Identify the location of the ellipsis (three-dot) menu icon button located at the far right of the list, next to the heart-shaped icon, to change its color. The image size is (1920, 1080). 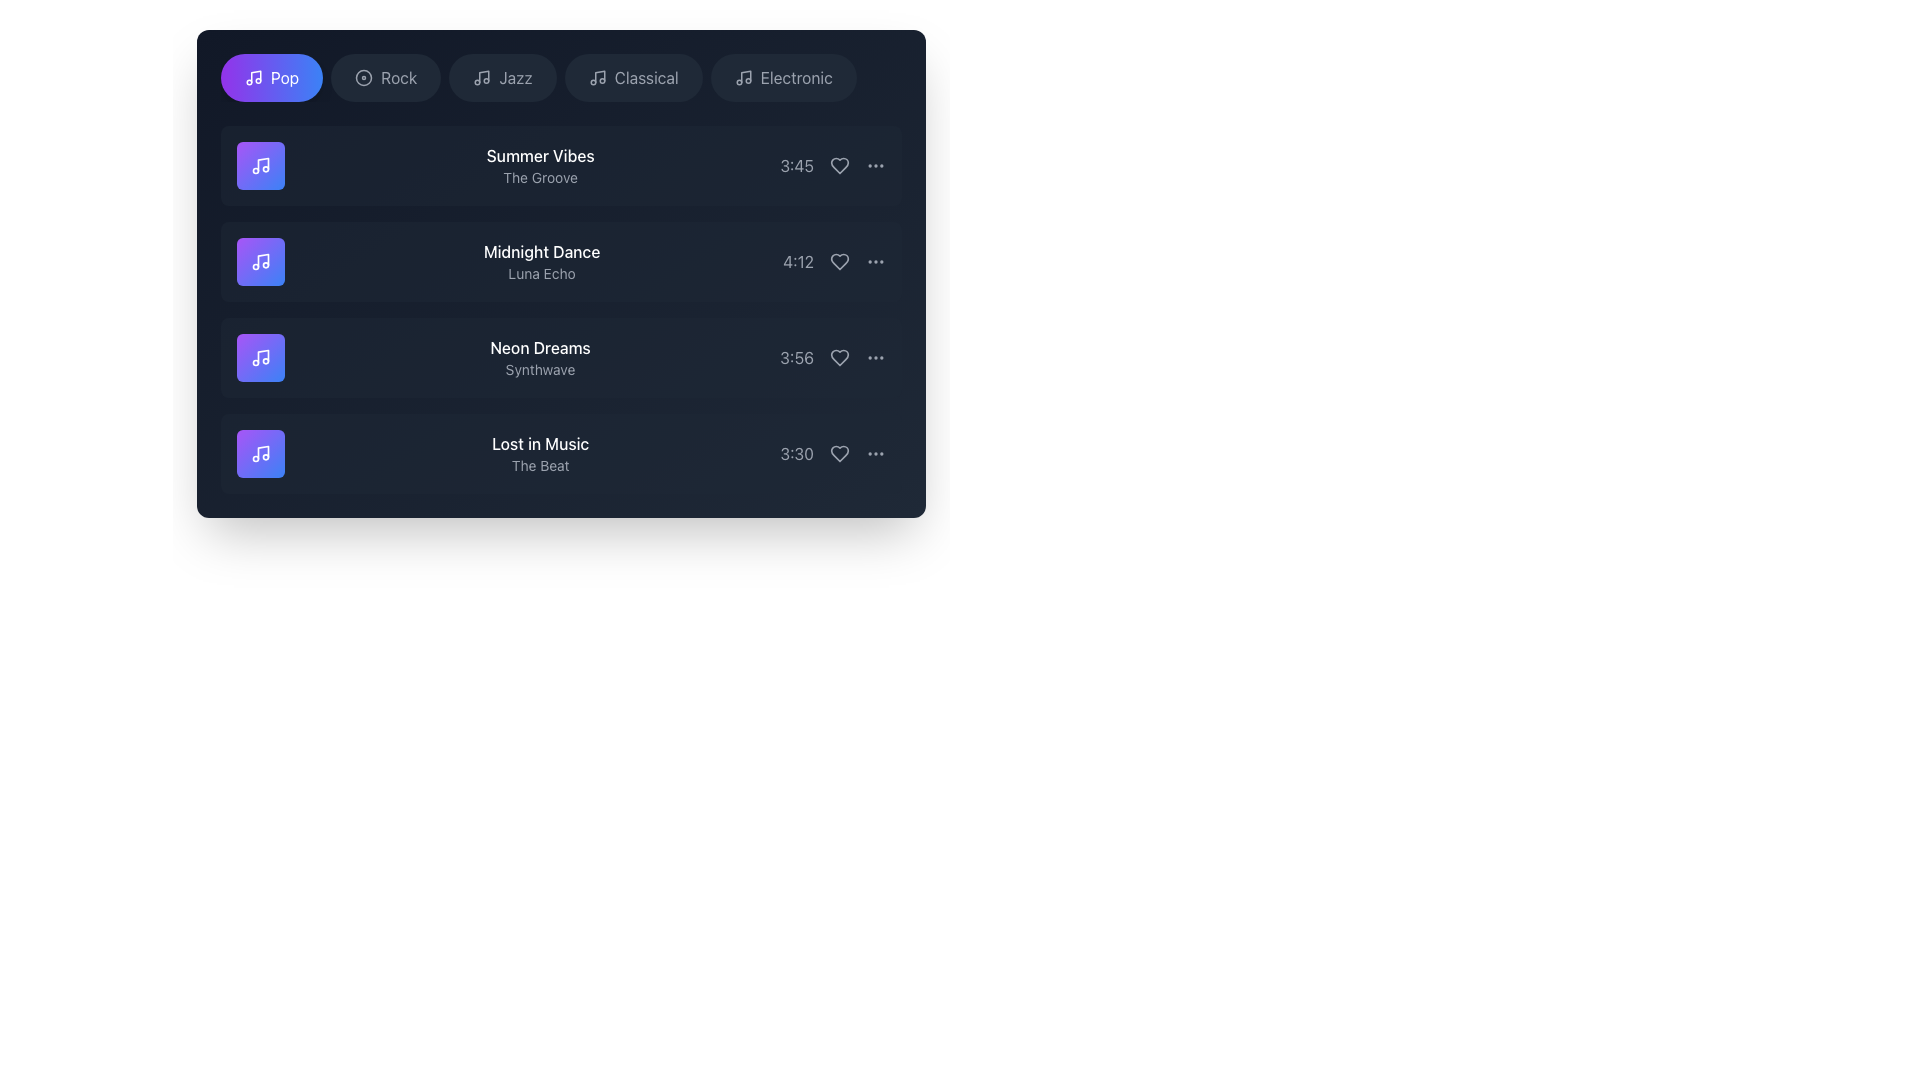
(875, 164).